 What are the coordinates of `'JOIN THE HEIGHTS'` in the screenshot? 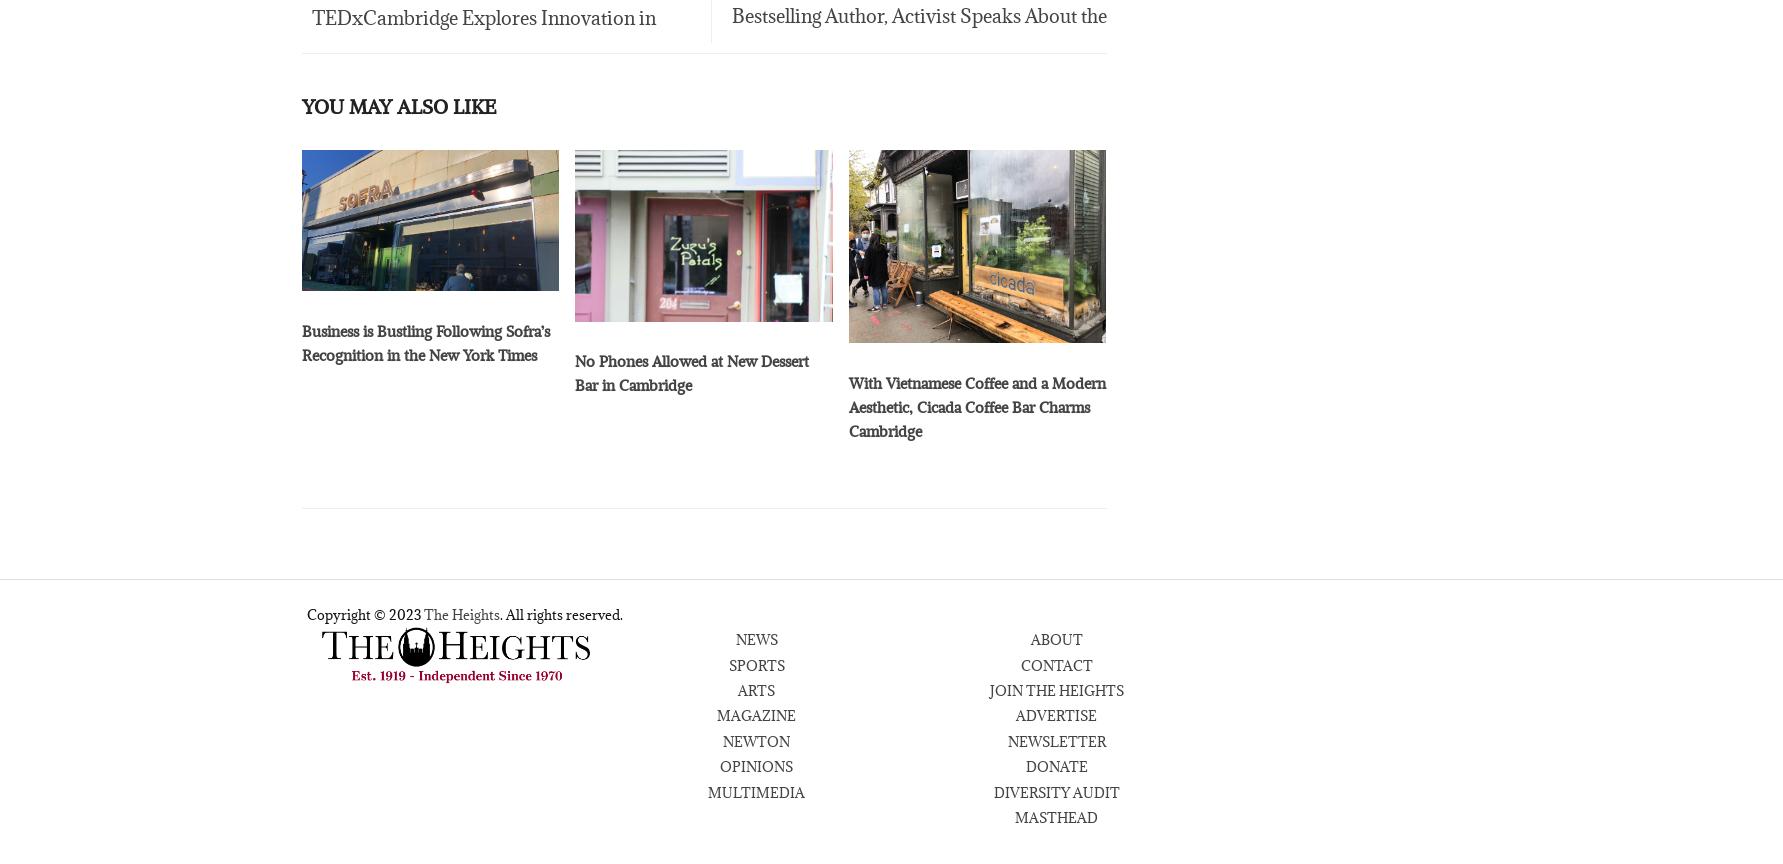 It's located at (1056, 695).